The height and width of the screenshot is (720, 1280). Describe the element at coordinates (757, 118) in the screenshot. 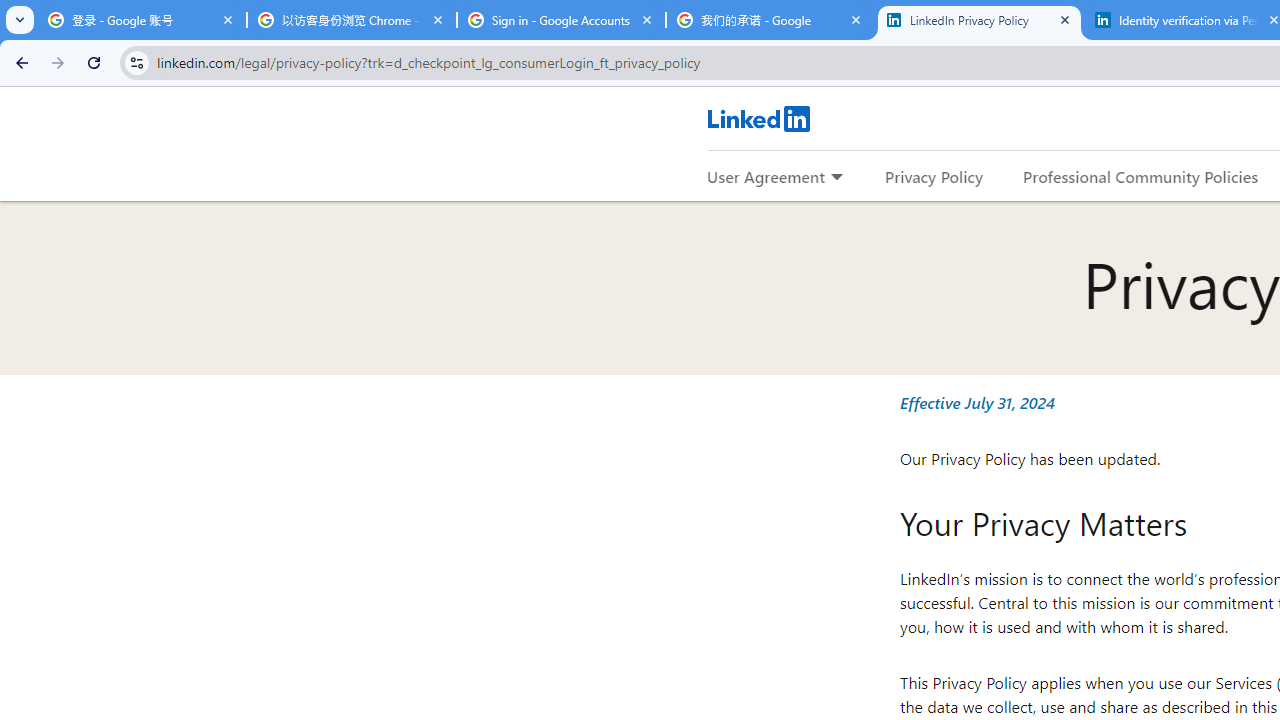

I see `'LinkedIn Logo'` at that location.